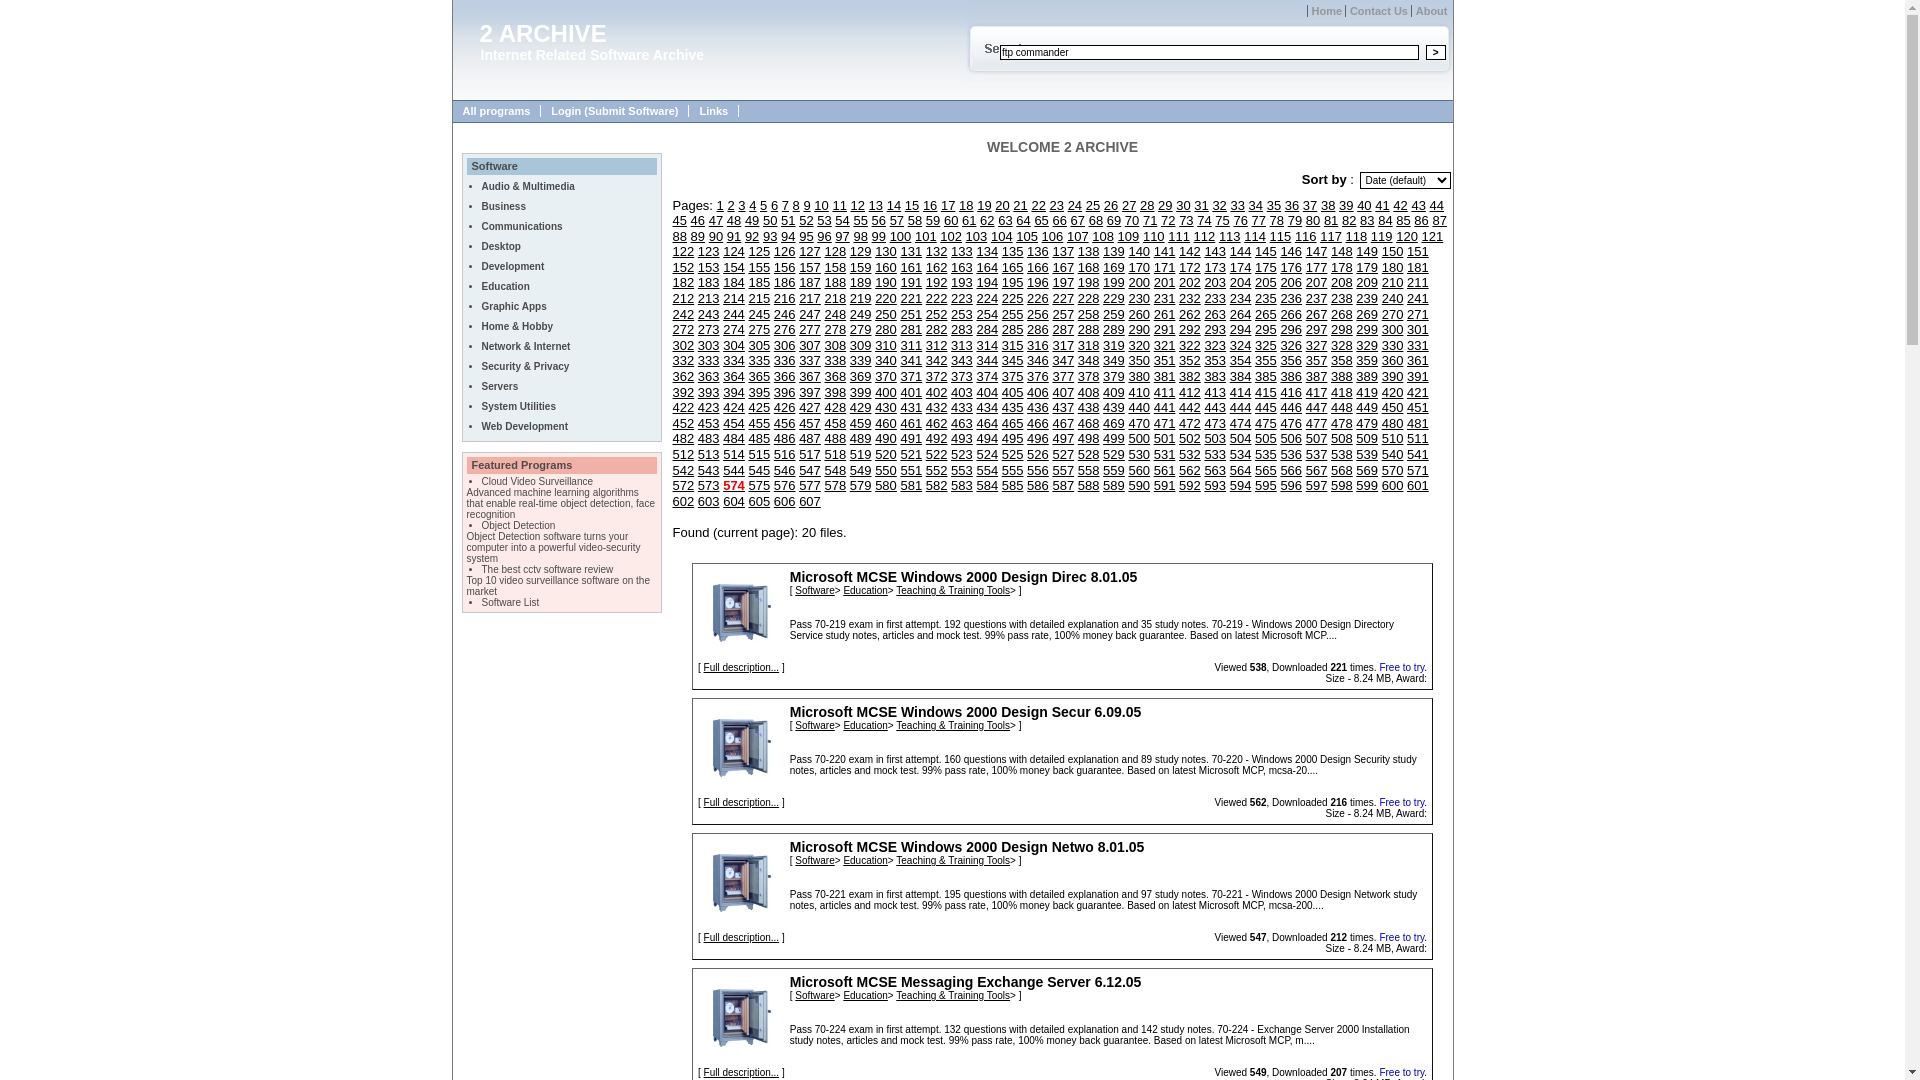 The width and height of the screenshot is (1920, 1080). What do you see at coordinates (1165, 205) in the screenshot?
I see `'29'` at bounding box center [1165, 205].